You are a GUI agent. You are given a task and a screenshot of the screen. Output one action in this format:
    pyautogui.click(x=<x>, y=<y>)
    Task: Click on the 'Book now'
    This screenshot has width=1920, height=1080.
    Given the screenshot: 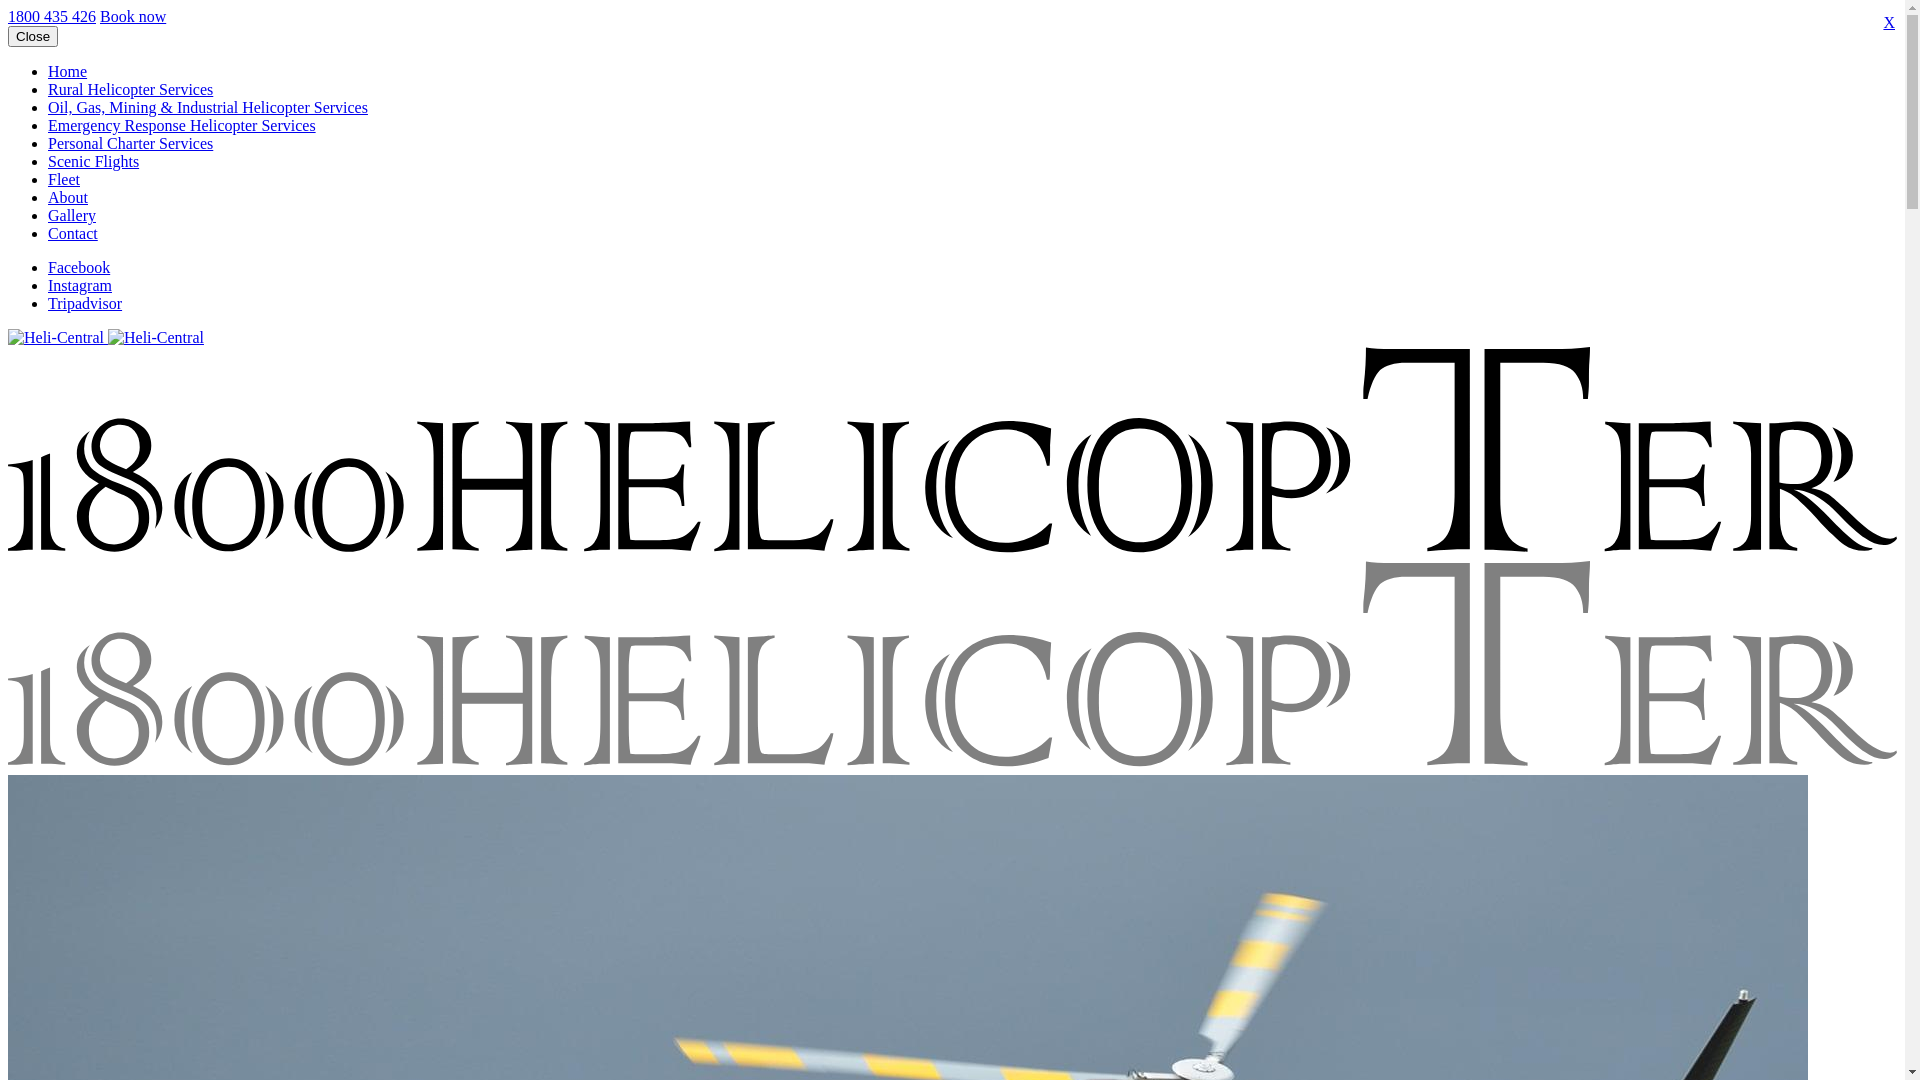 What is the action you would take?
    pyautogui.click(x=132, y=16)
    